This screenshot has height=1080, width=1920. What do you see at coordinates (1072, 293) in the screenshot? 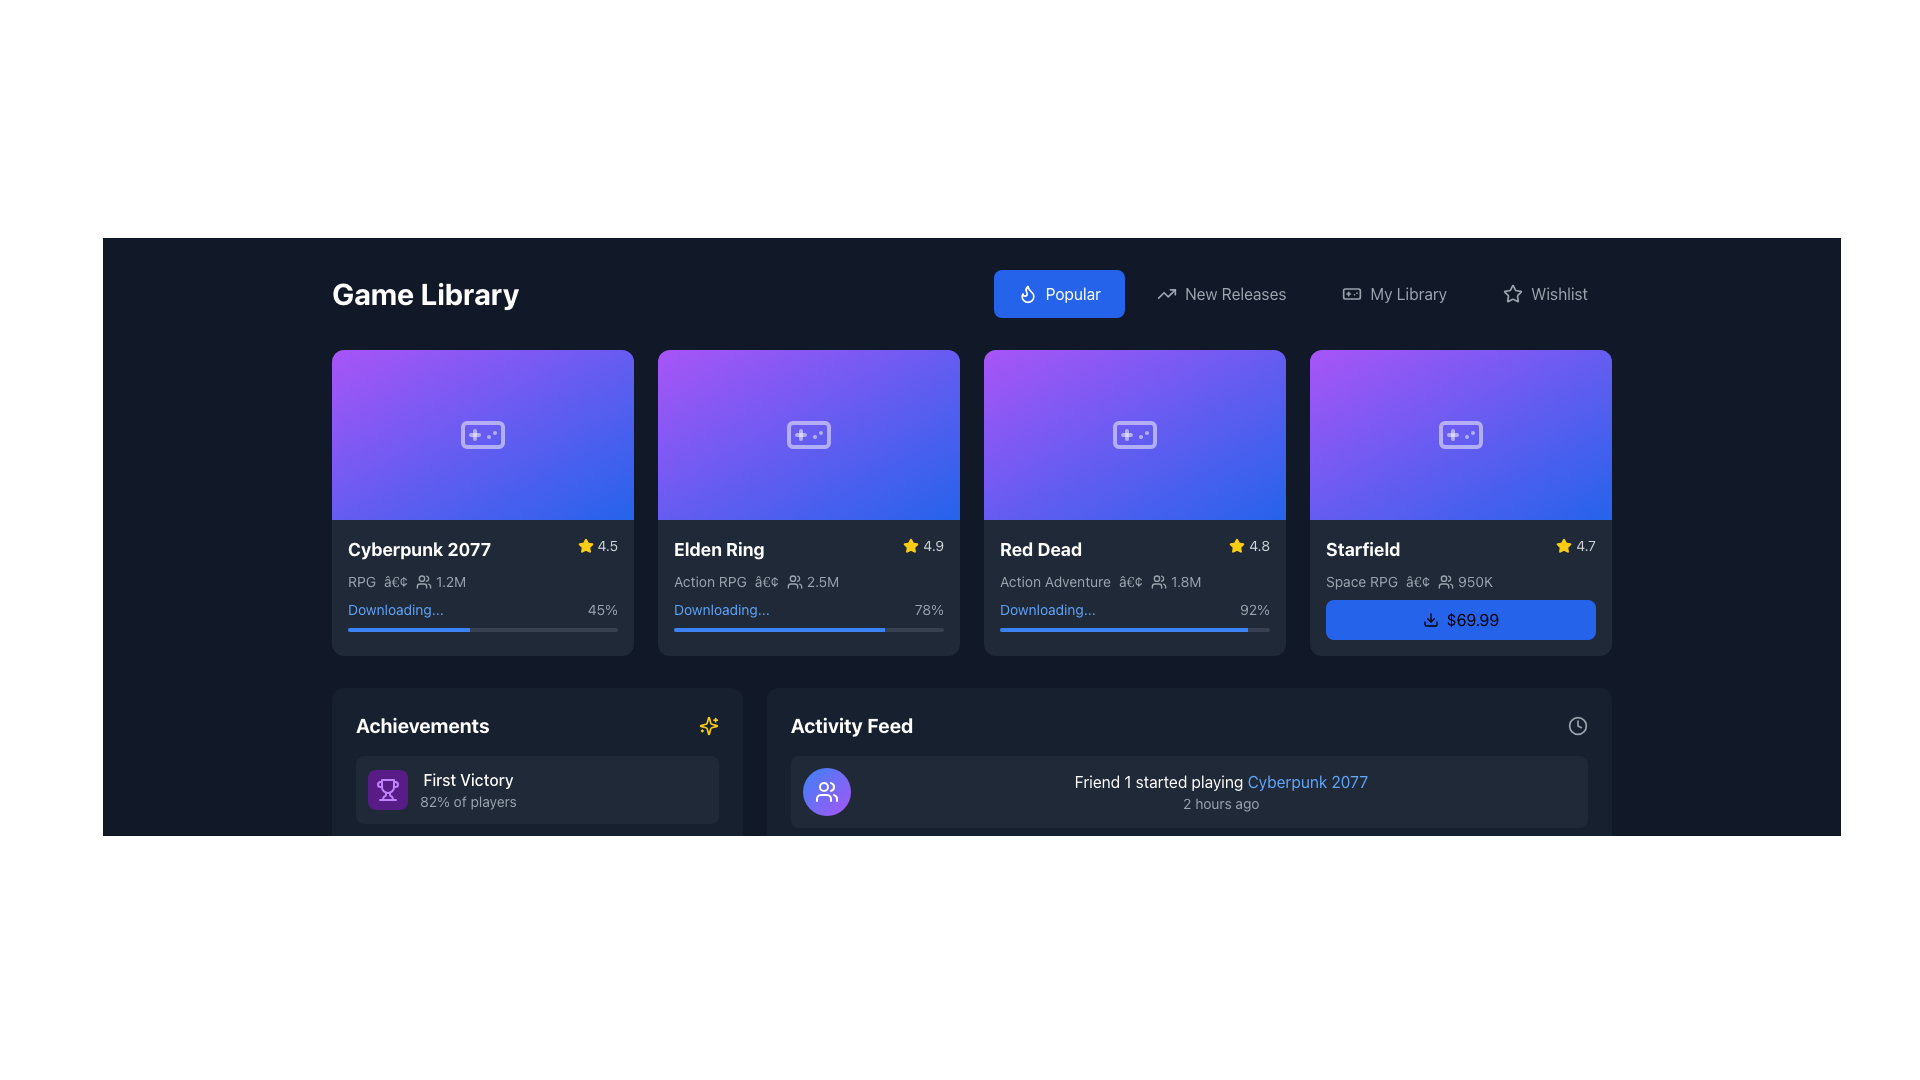
I see `the first button in the navigation bar` at bounding box center [1072, 293].